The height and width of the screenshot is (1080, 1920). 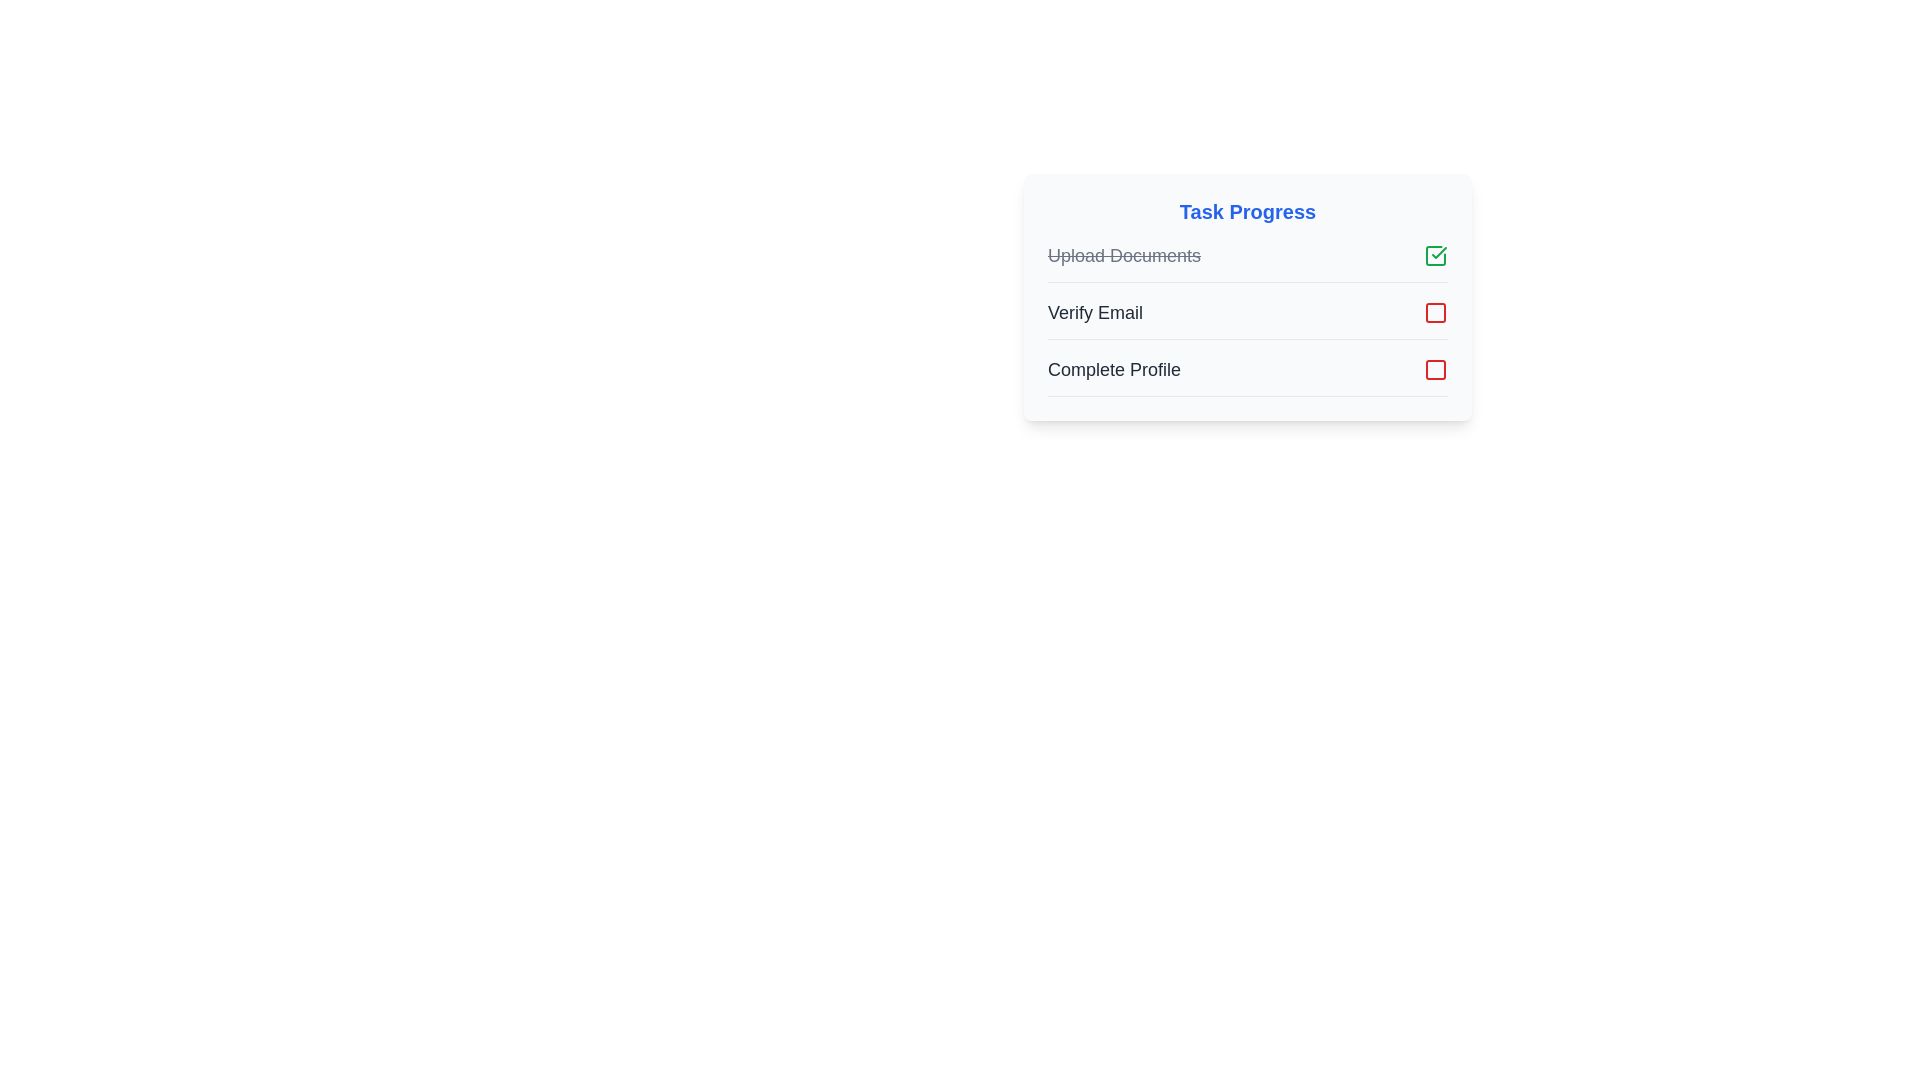 I want to click on the completion indicator icon located in the top-right corner of the 'Upload Documents' task row, so click(x=1434, y=254).